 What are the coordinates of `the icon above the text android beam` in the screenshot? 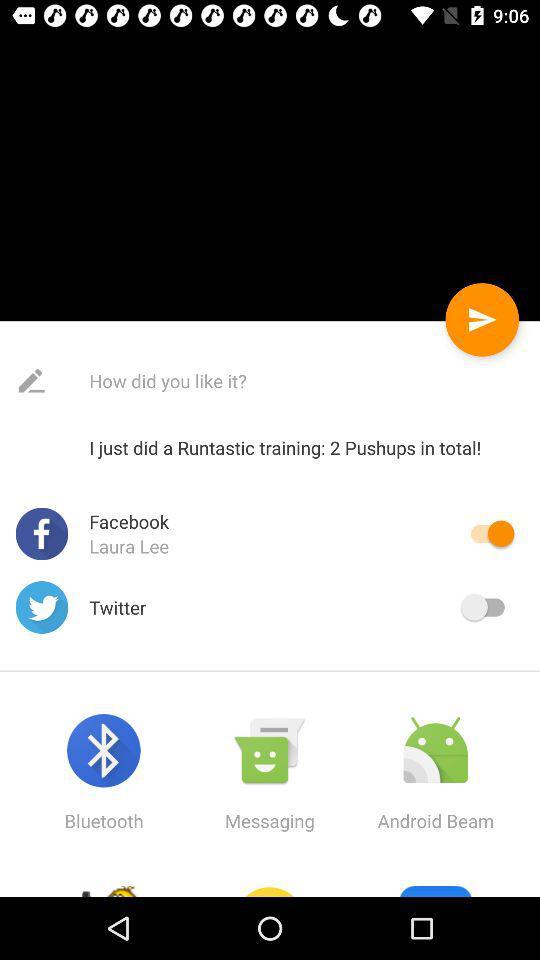 It's located at (434, 750).